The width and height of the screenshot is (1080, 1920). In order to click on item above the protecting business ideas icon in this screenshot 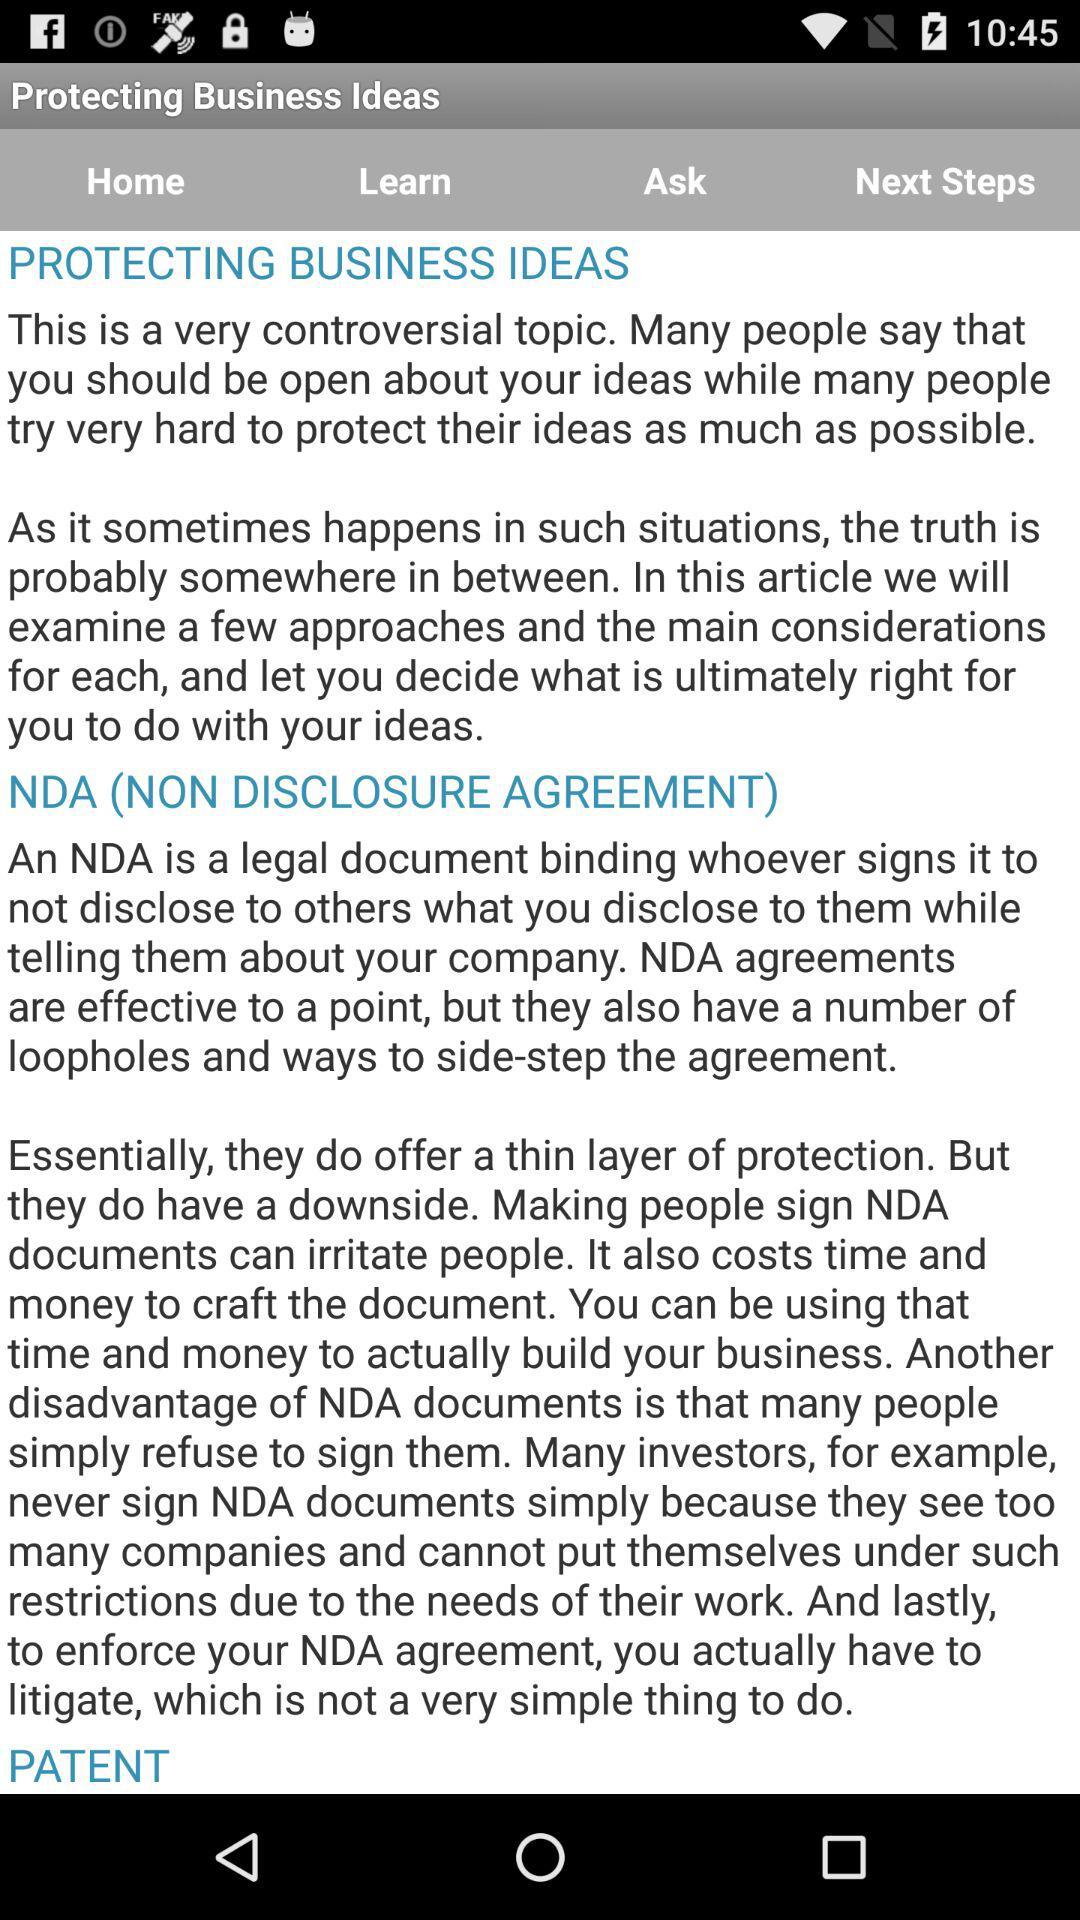, I will do `click(135, 180)`.